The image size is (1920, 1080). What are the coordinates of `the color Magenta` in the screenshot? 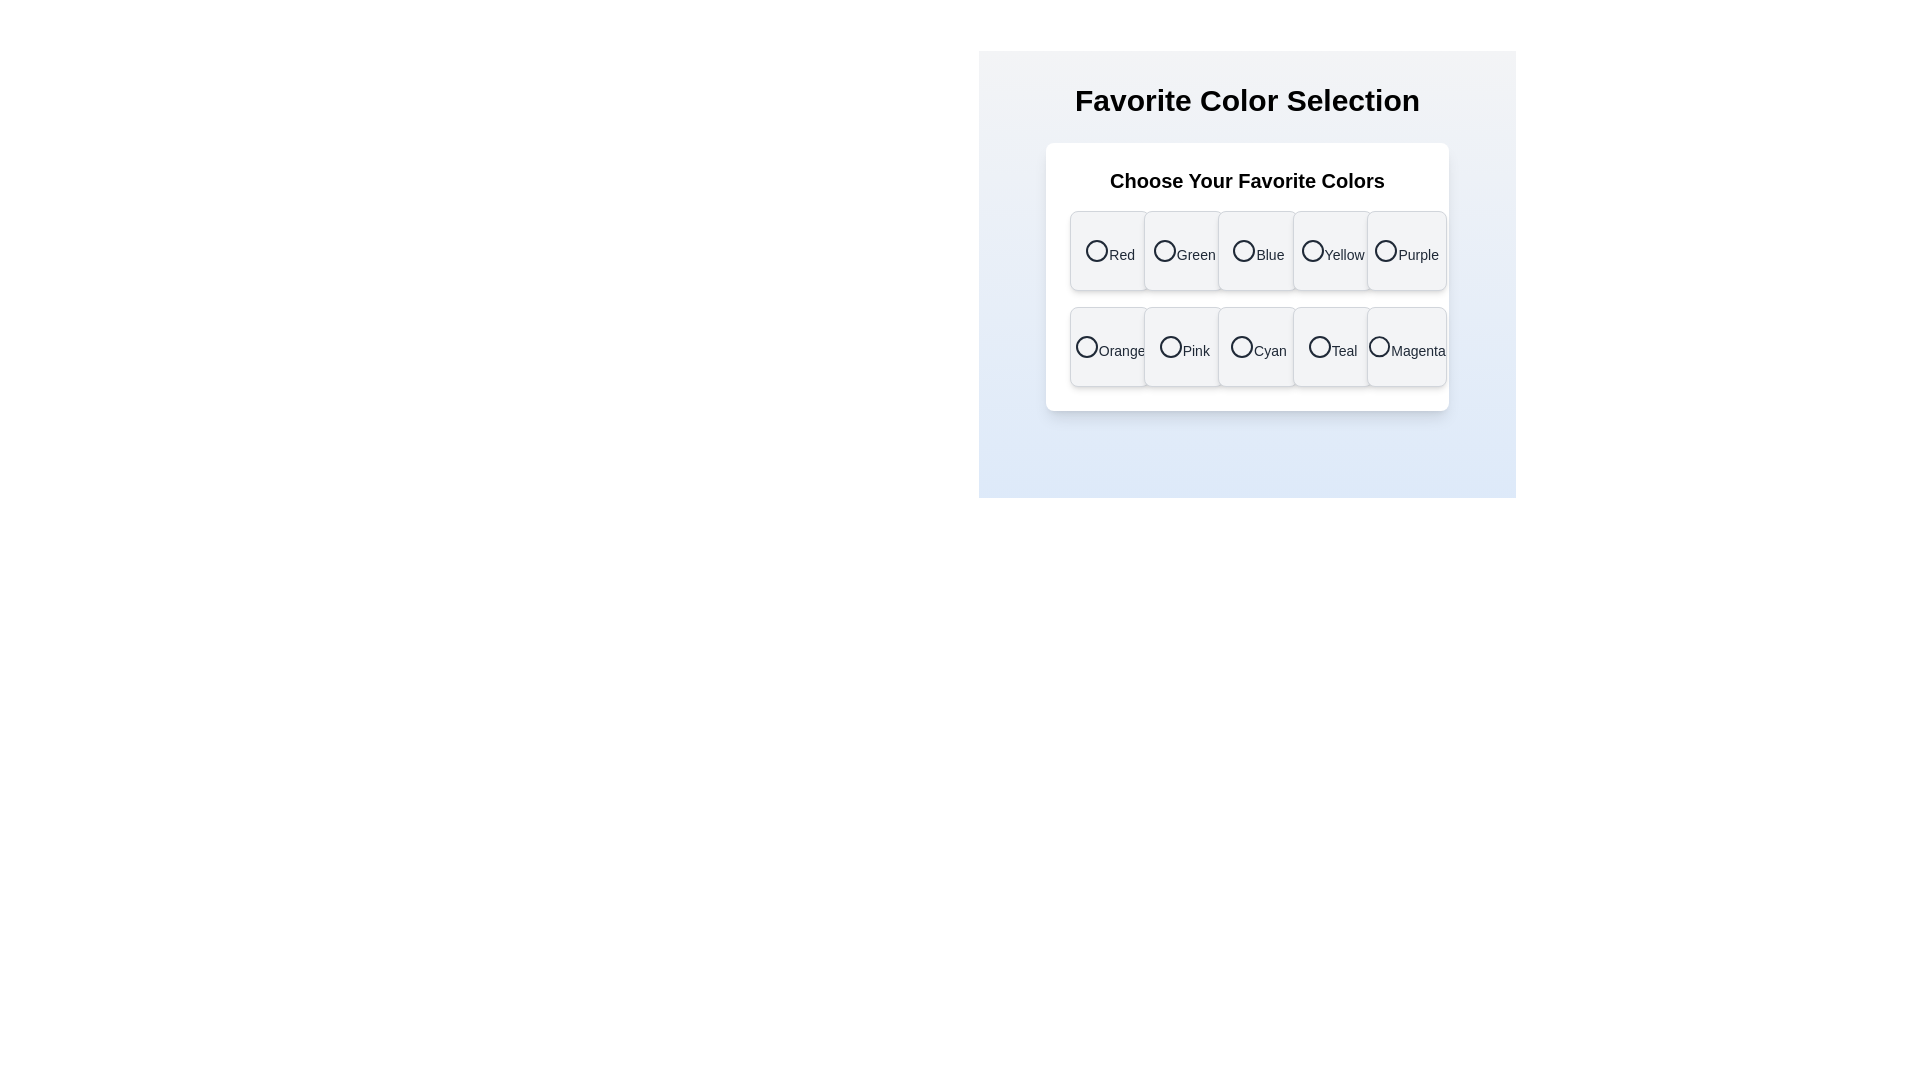 It's located at (1405, 346).